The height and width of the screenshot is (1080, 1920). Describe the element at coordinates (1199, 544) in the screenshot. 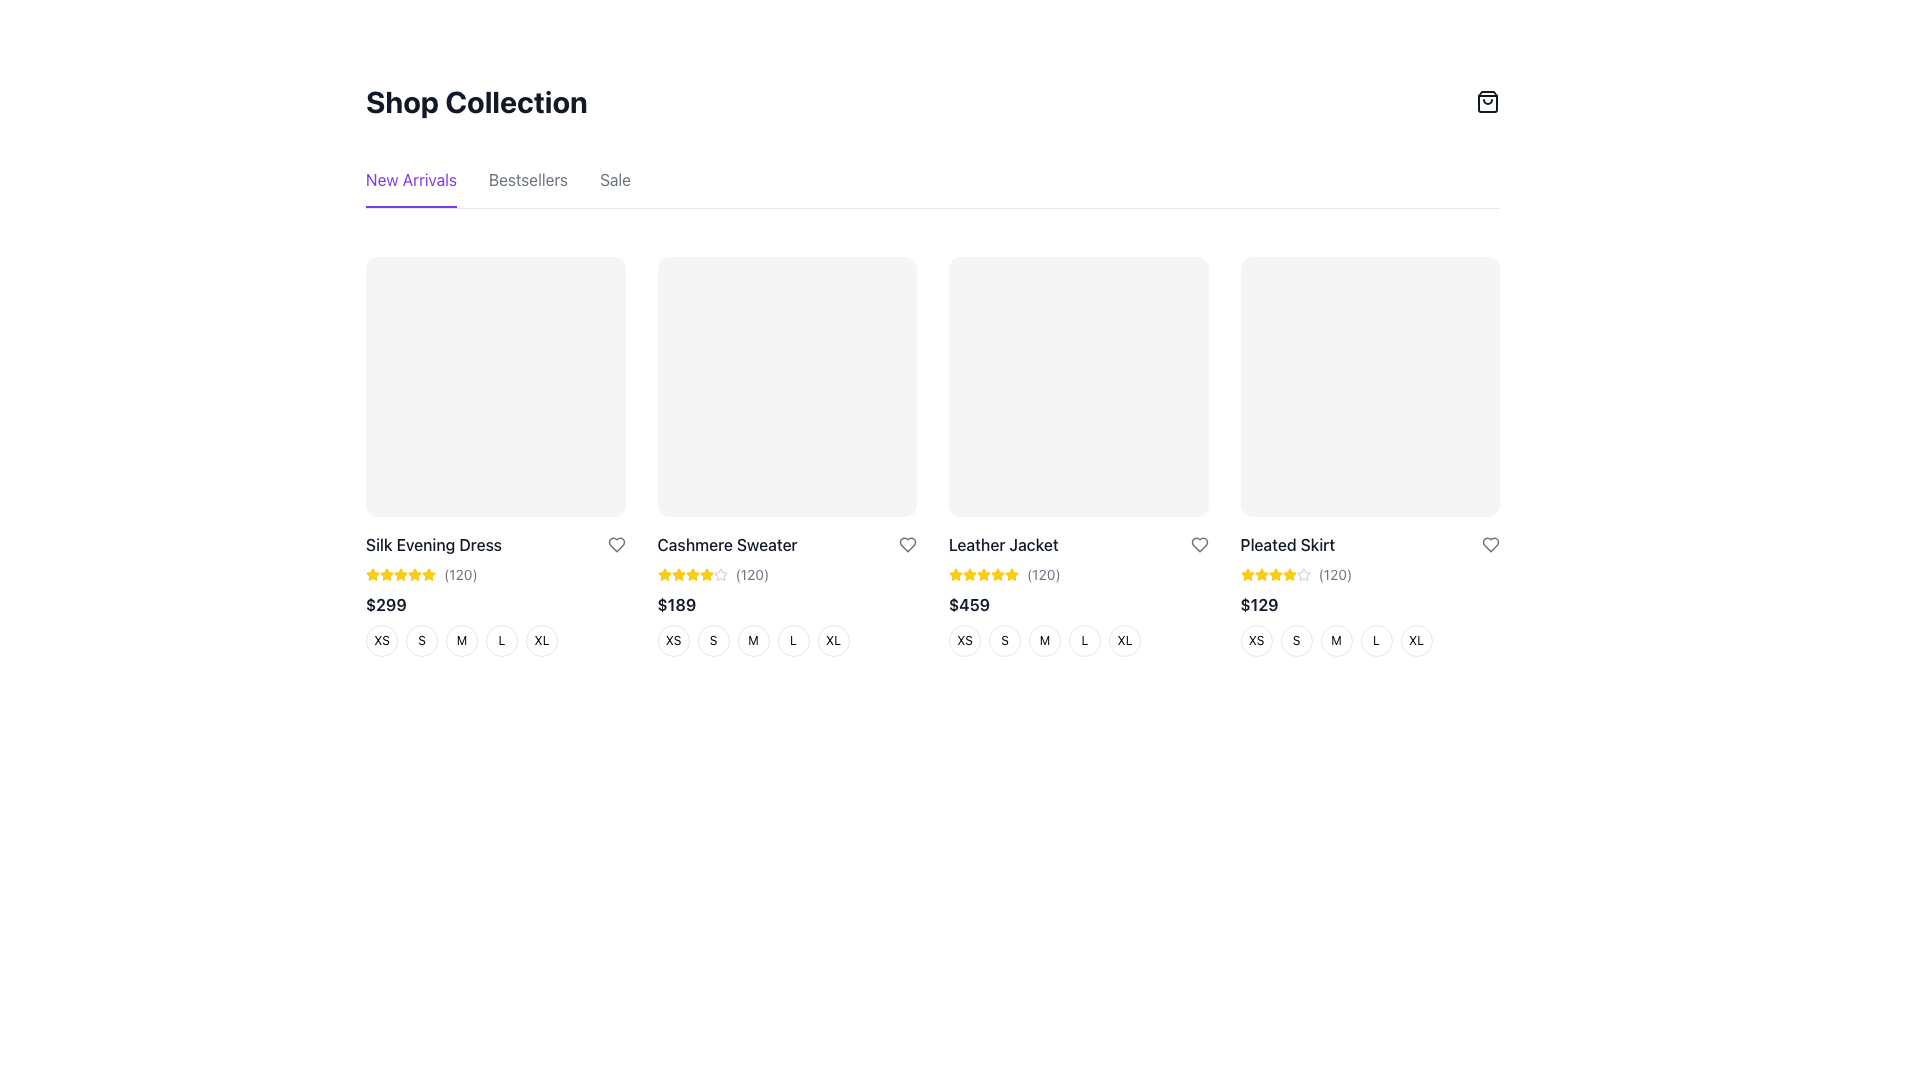

I see `the heart icon button located within the 'Leather Jacket' card` at that location.